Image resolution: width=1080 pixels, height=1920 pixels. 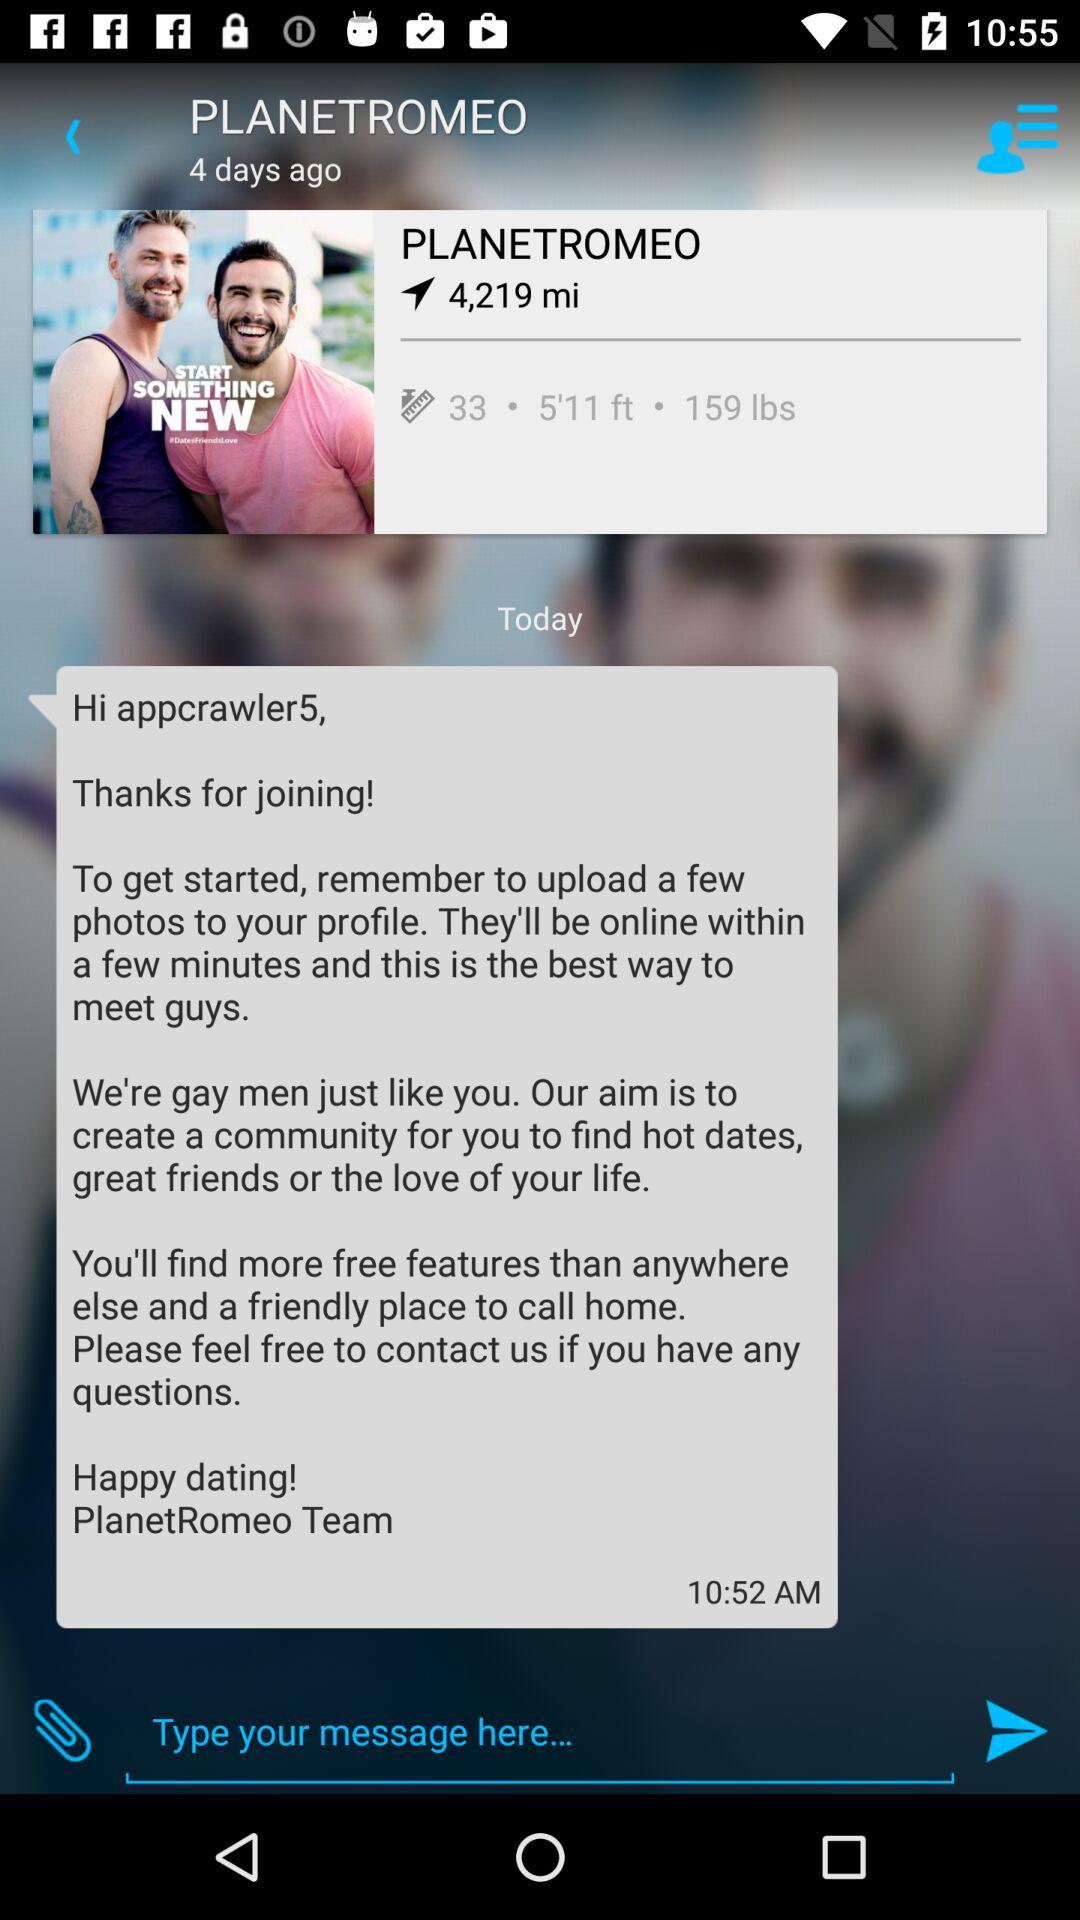 What do you see at coordinates (1017, 135) in the screenshot?
I see `the icon next to planetromeo item` at bounding box center [1017, 135].